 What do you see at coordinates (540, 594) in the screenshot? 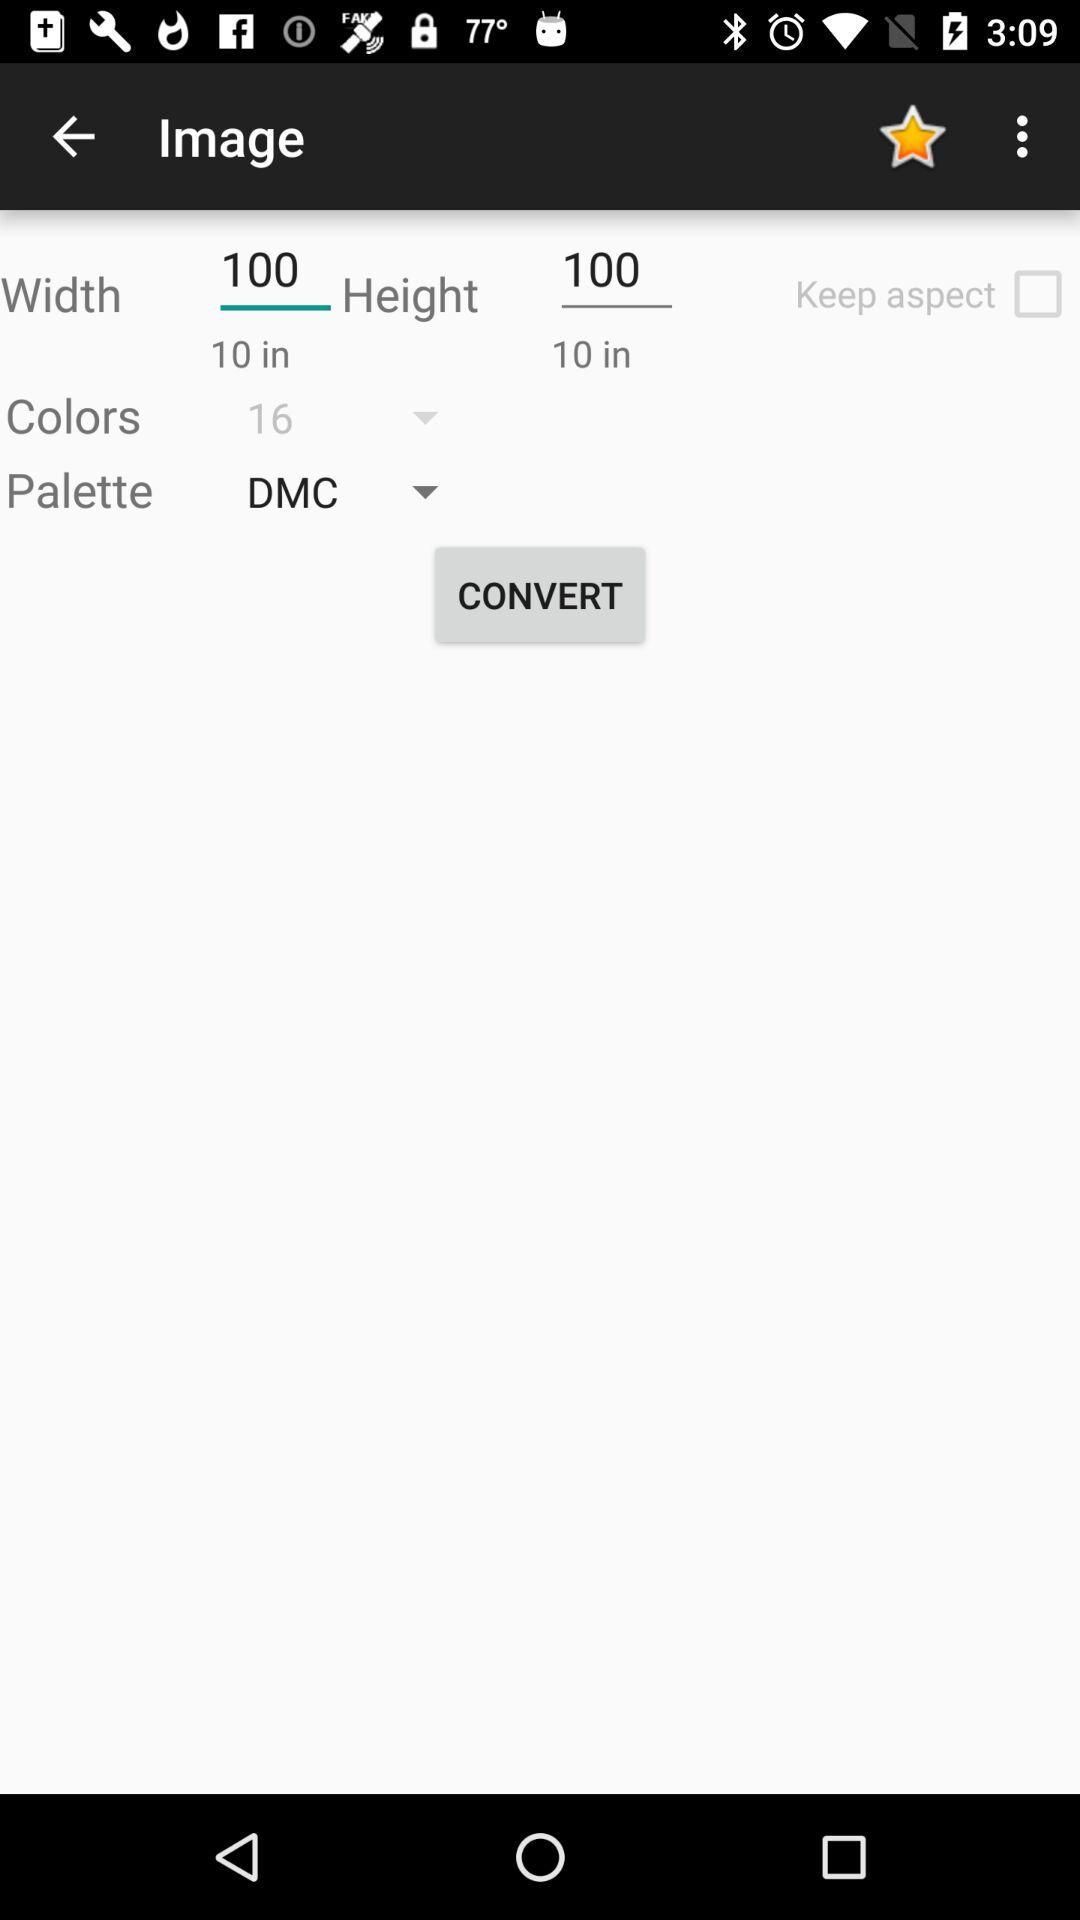
I see `the convert button` at bounding box center [540, 594].